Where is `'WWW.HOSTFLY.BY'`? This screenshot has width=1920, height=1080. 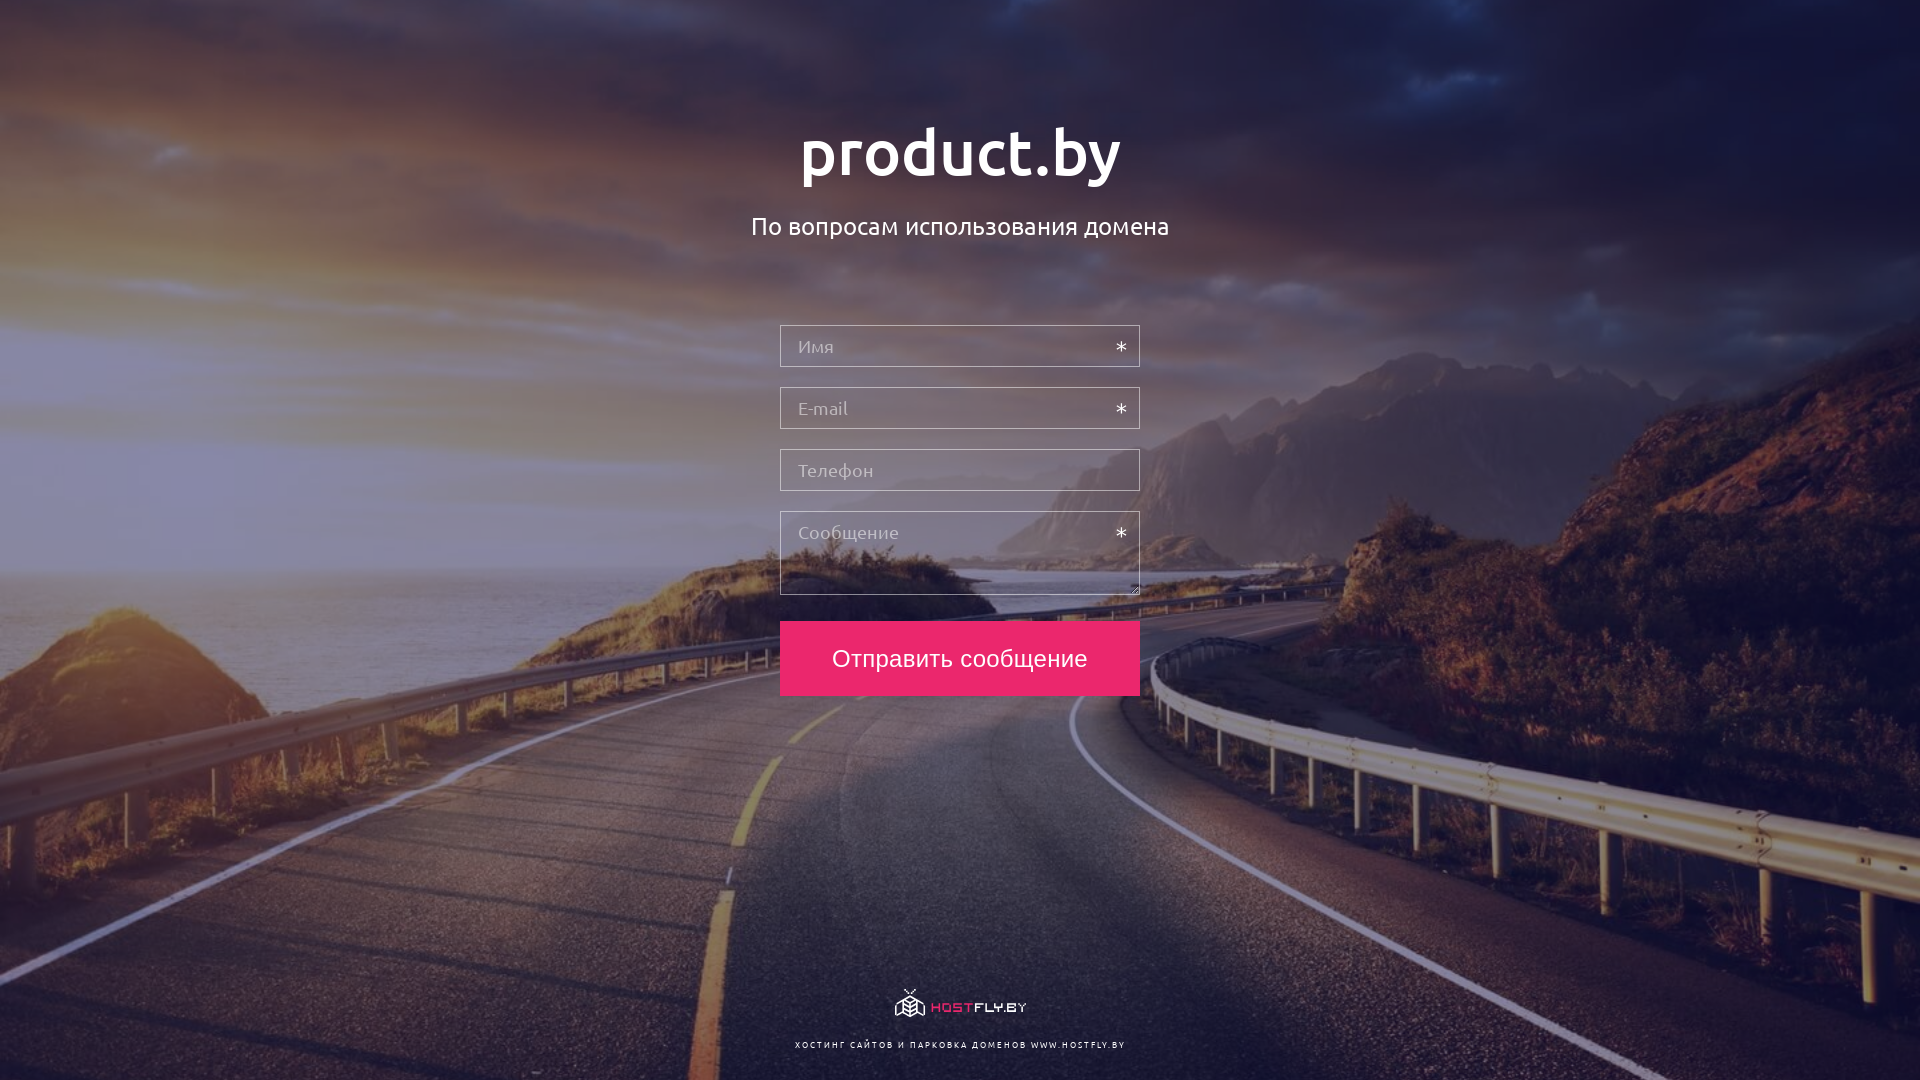
'WWW.HOSTFLY.BY' is located at coordinates (1076, 1043).